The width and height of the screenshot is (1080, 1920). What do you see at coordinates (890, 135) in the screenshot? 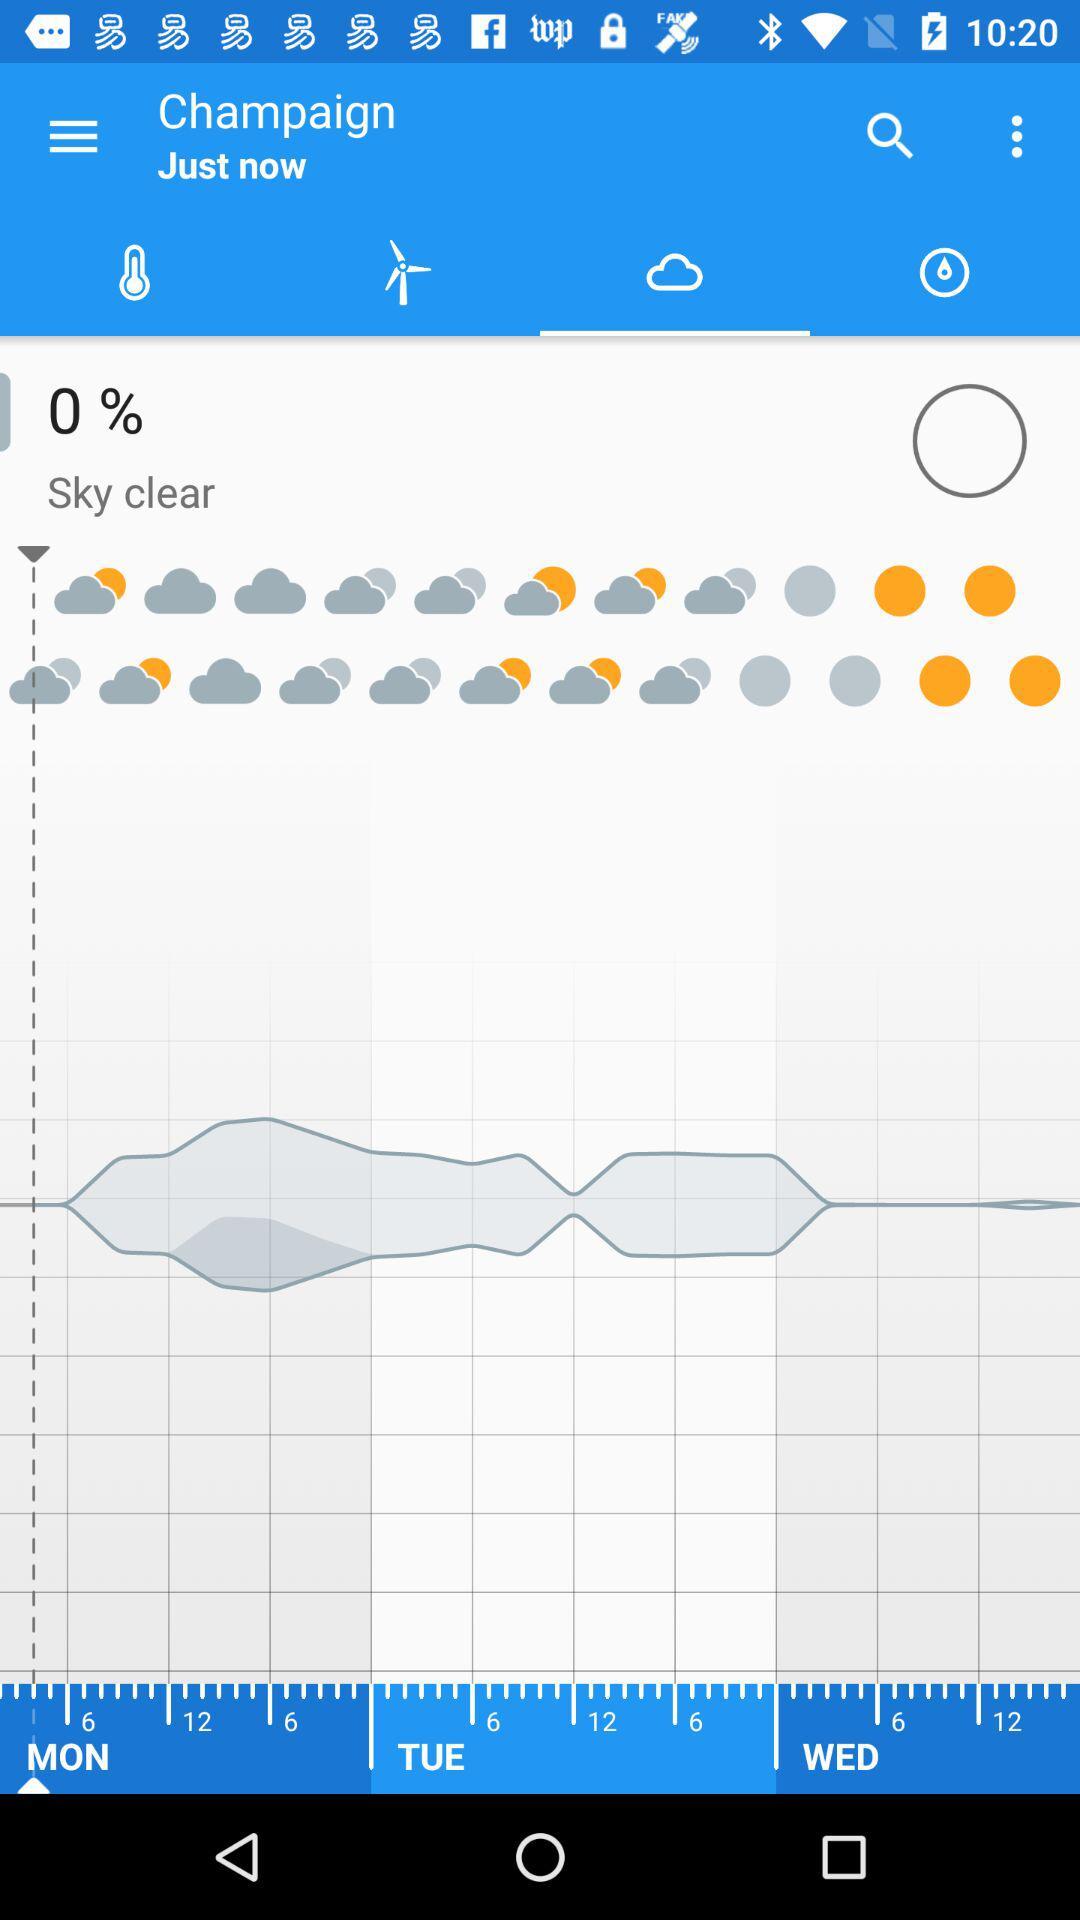
I see `the icon to the right of the champaign item` at bounding box center [890, 135].